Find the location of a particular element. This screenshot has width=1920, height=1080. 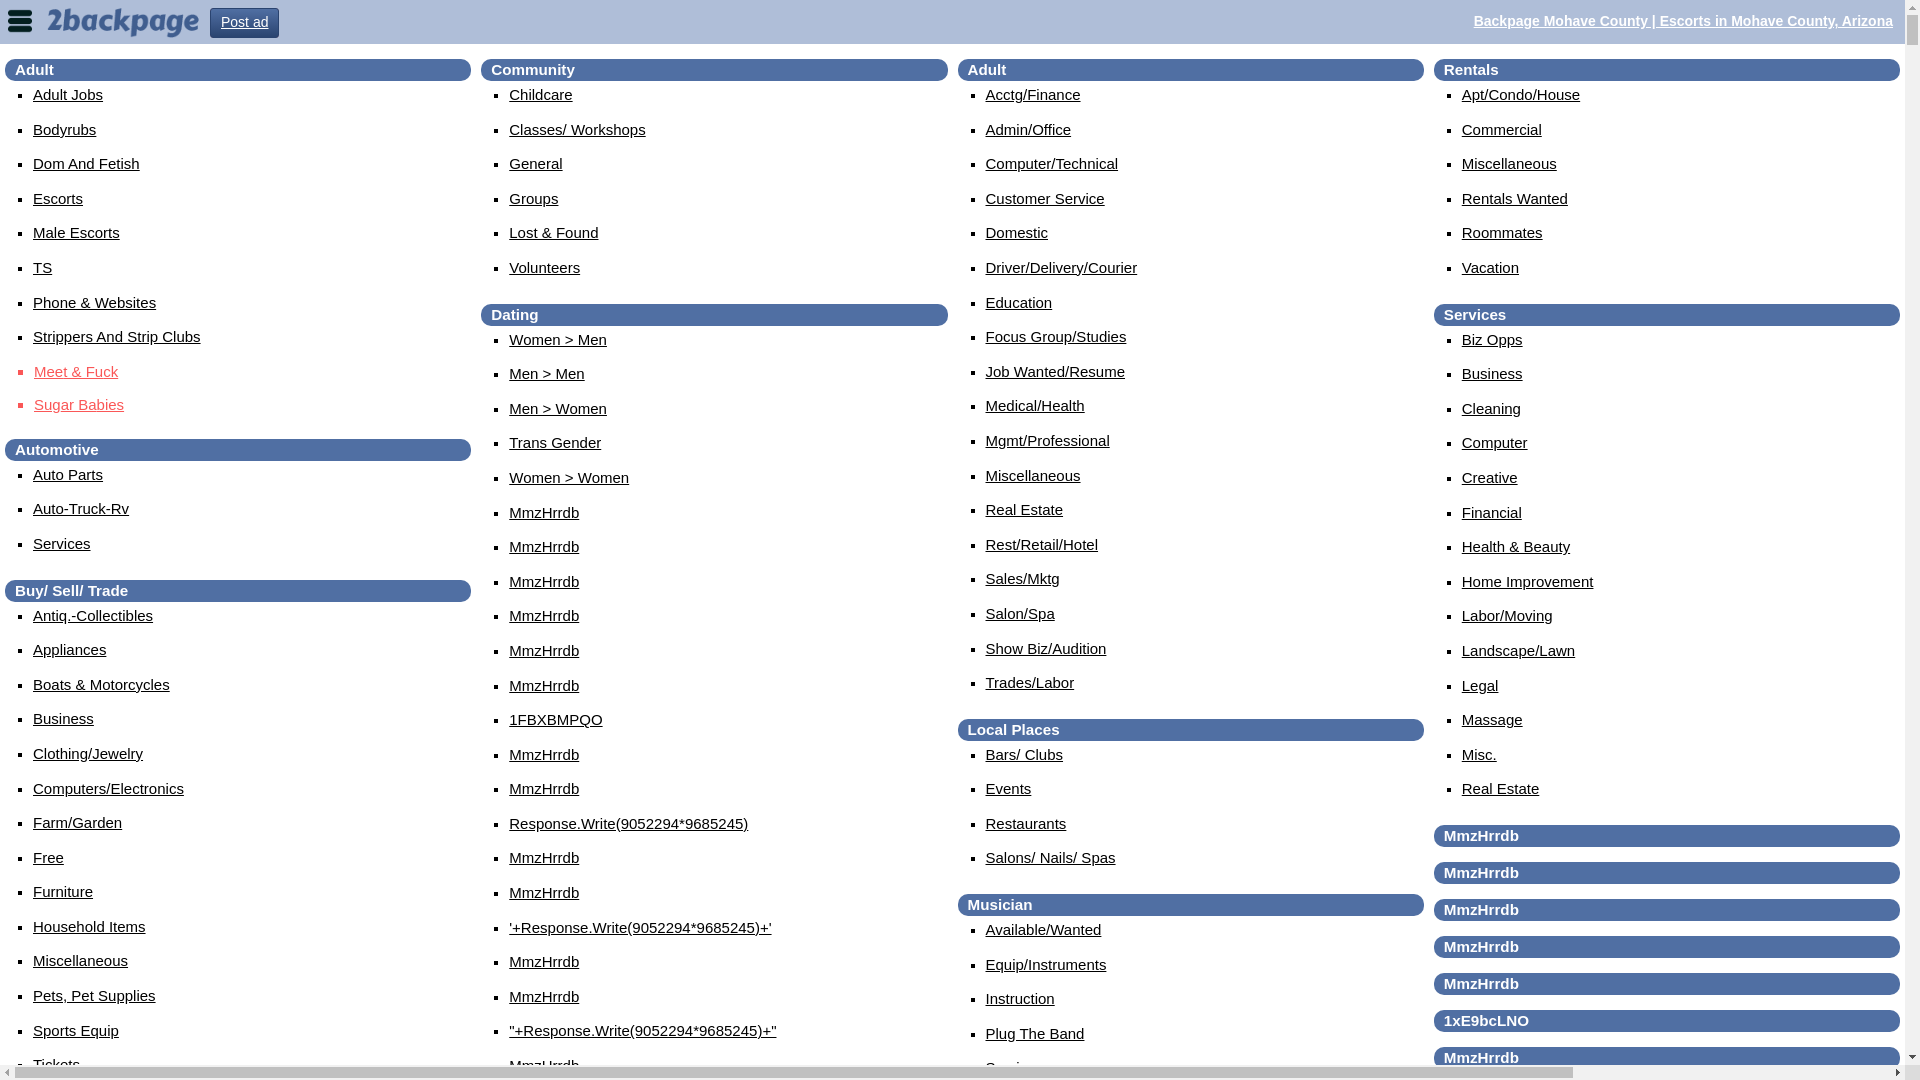

'MmzHrrdb' is located at coordinates (543, 960).